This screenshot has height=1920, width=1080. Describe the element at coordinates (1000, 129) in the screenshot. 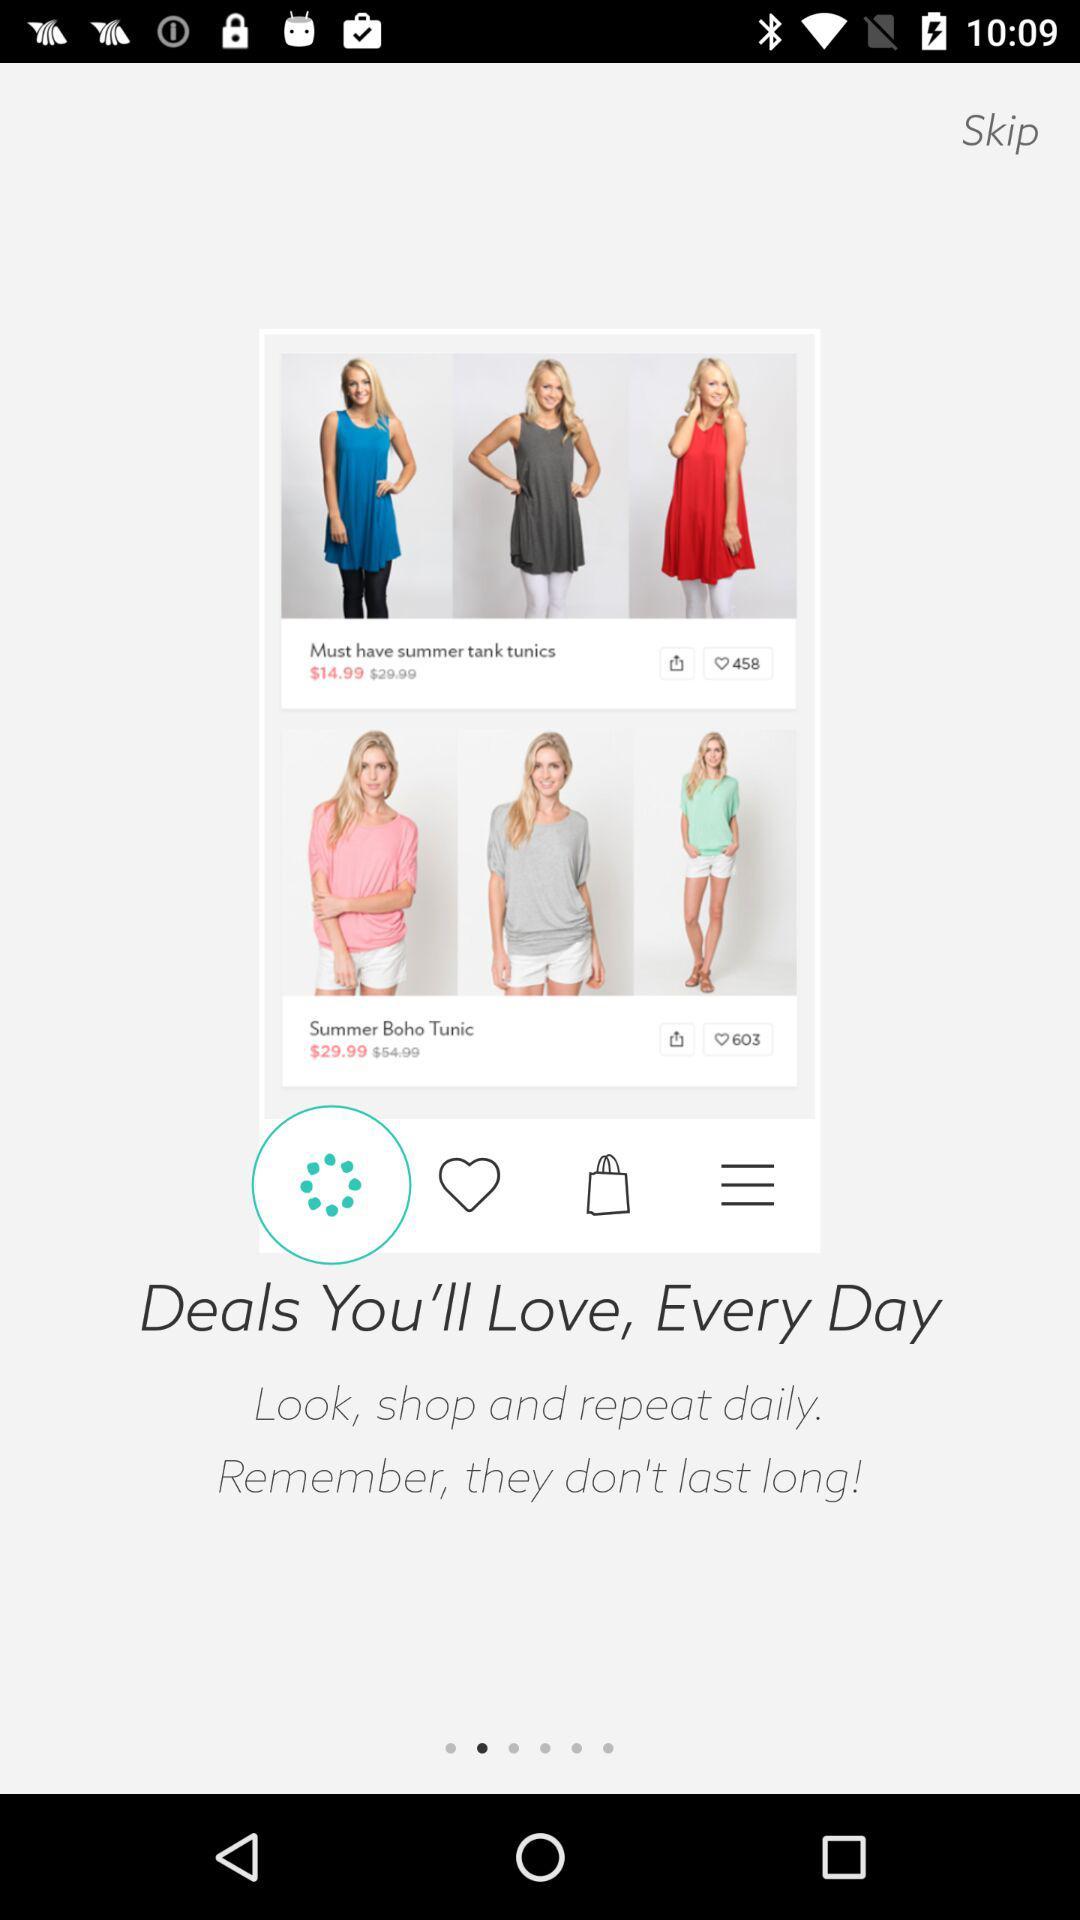

I see `the skip at the top right corner` at that location.